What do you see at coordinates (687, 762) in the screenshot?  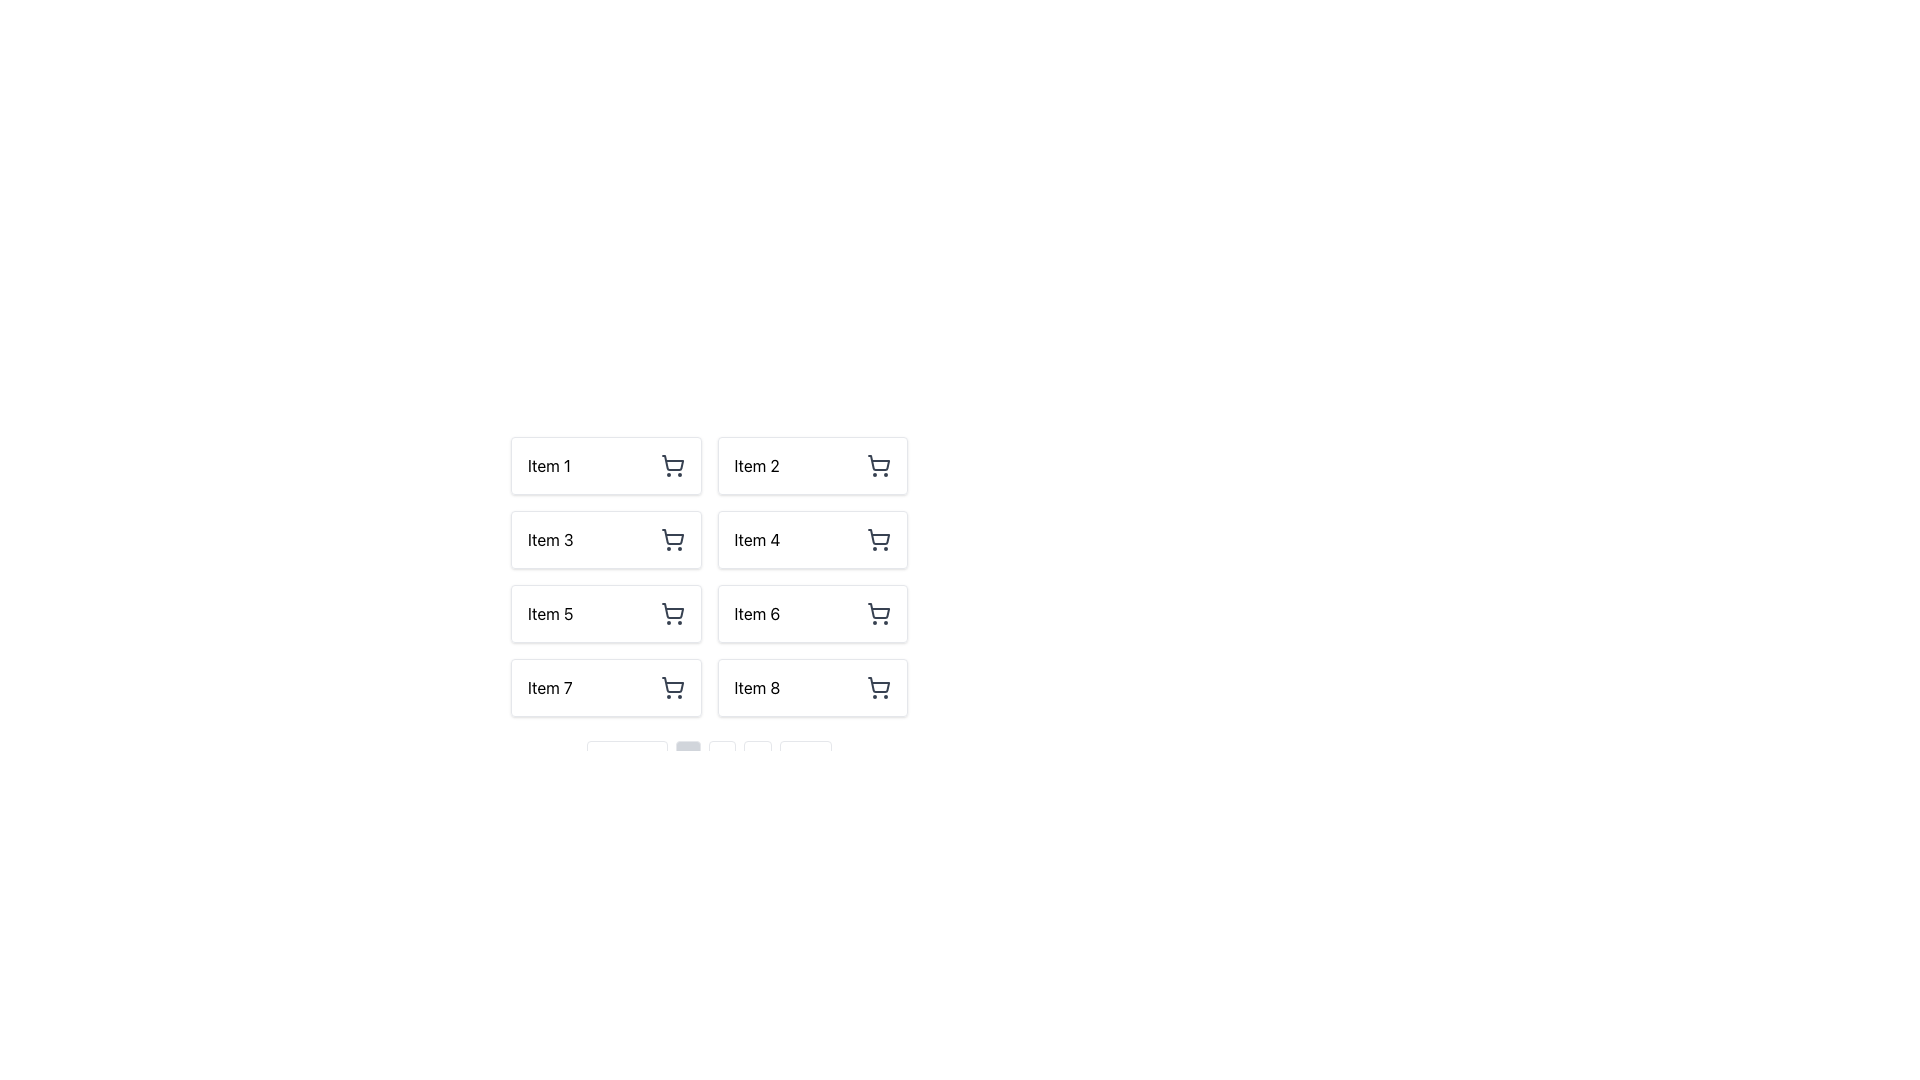 I see `the circular button labeled '1'` at bounding box center [687, 762].